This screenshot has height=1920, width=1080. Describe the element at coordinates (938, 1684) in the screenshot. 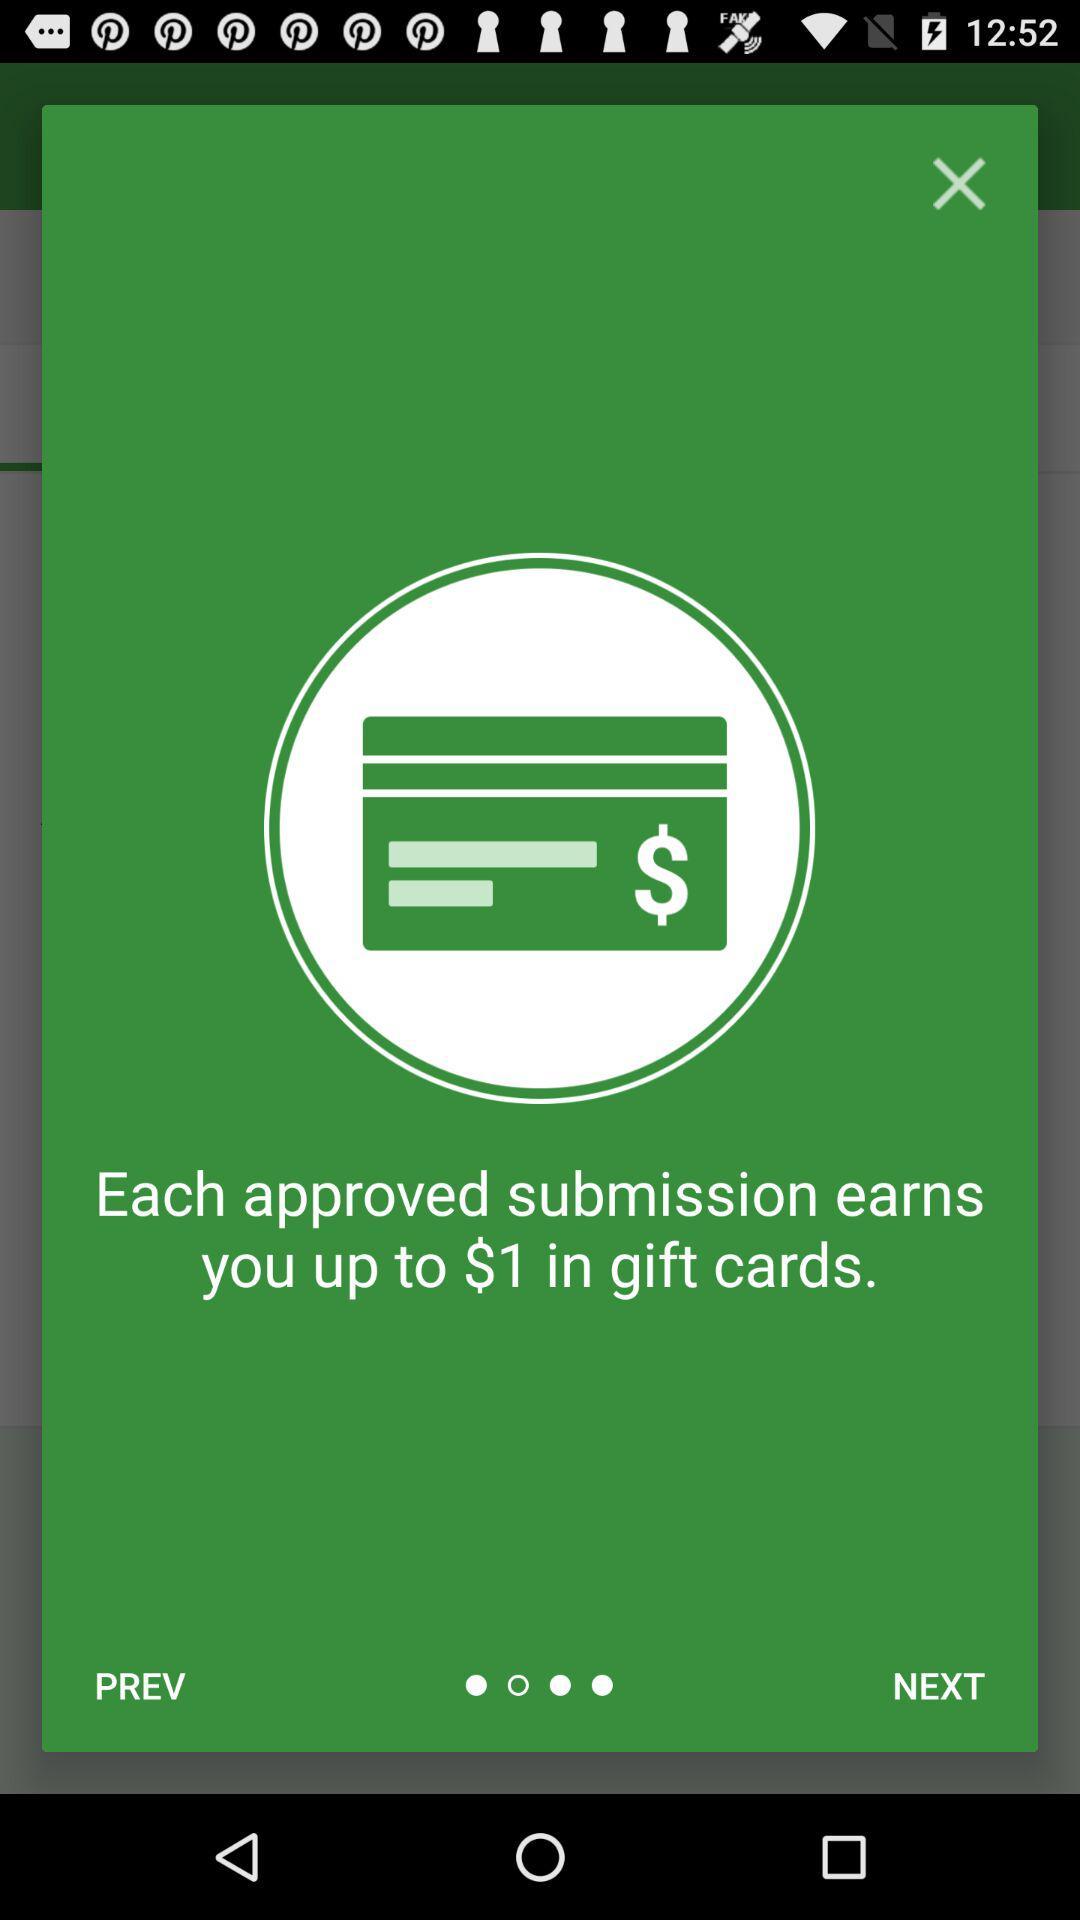

I see `item at the bottom right corner` at that location.